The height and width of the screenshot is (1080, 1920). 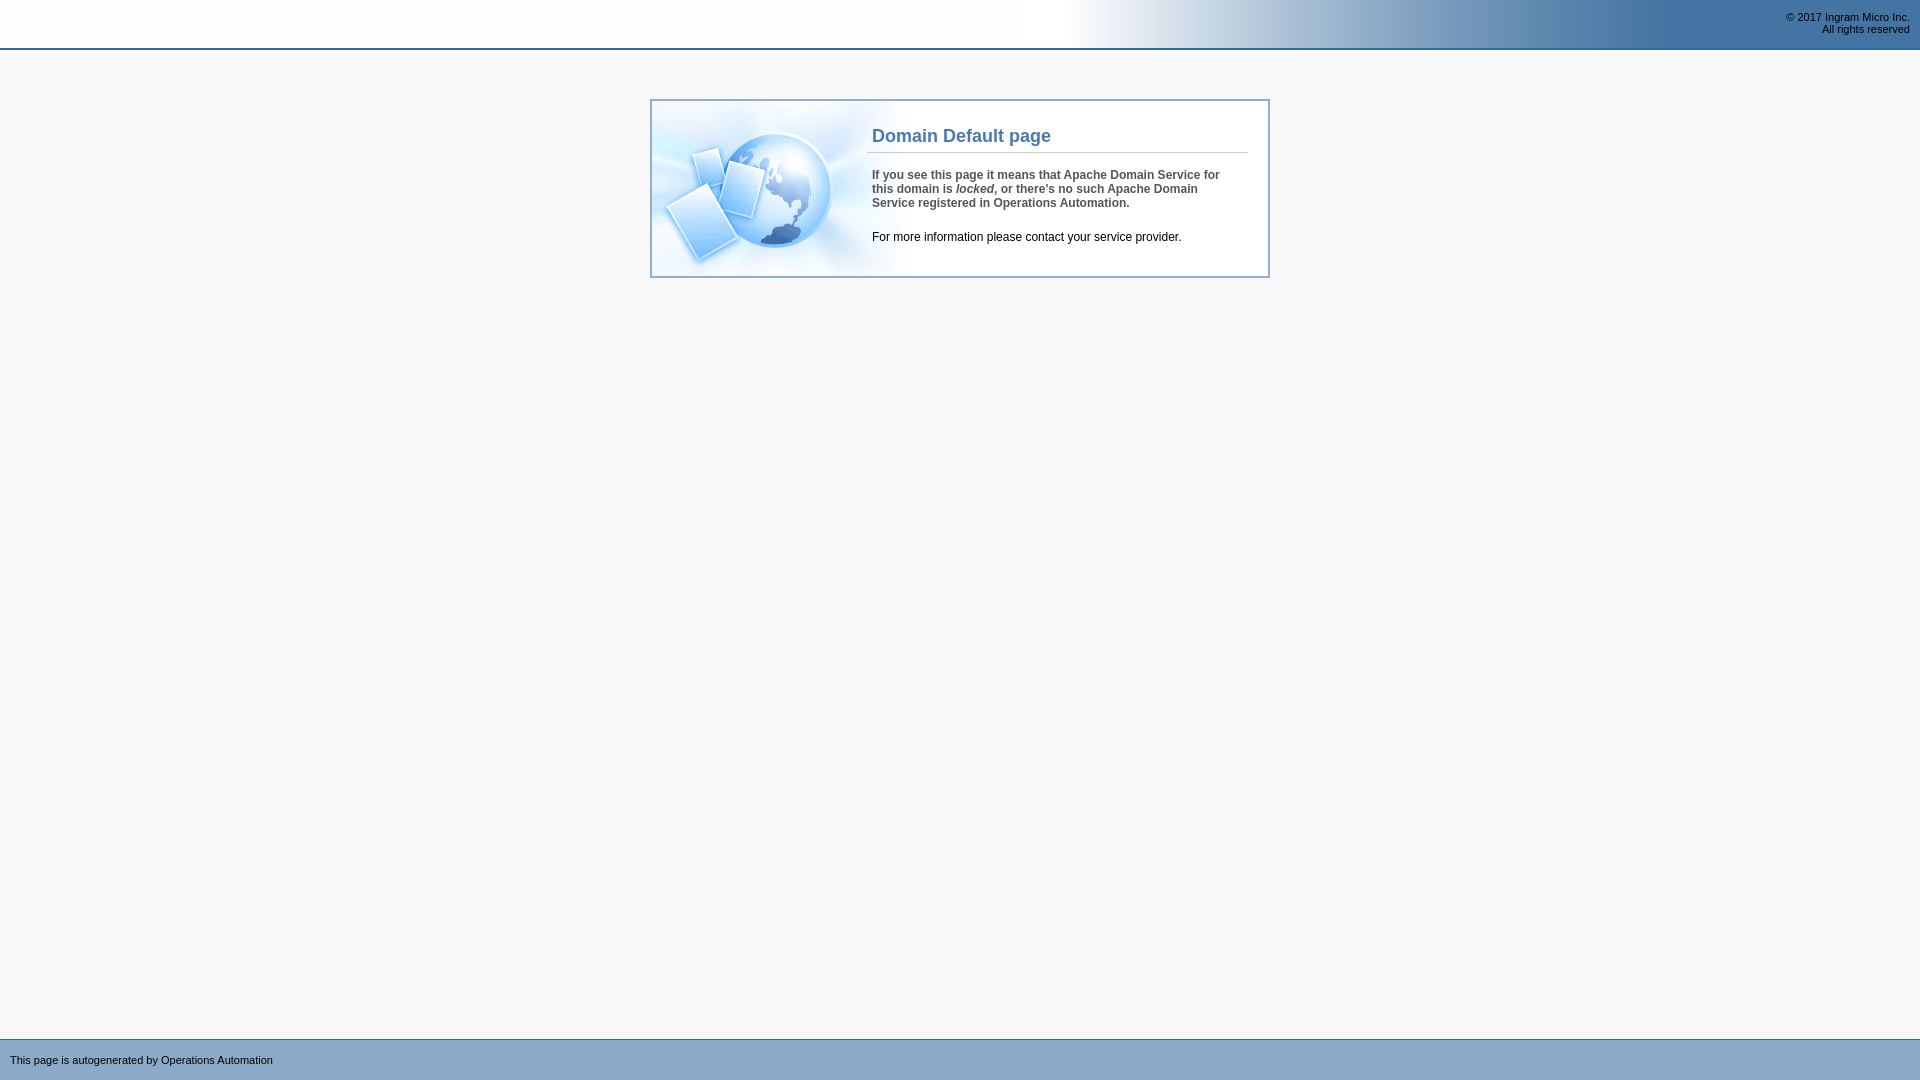 I want to click on 'Operations Automation', so click(x=0, y=24).